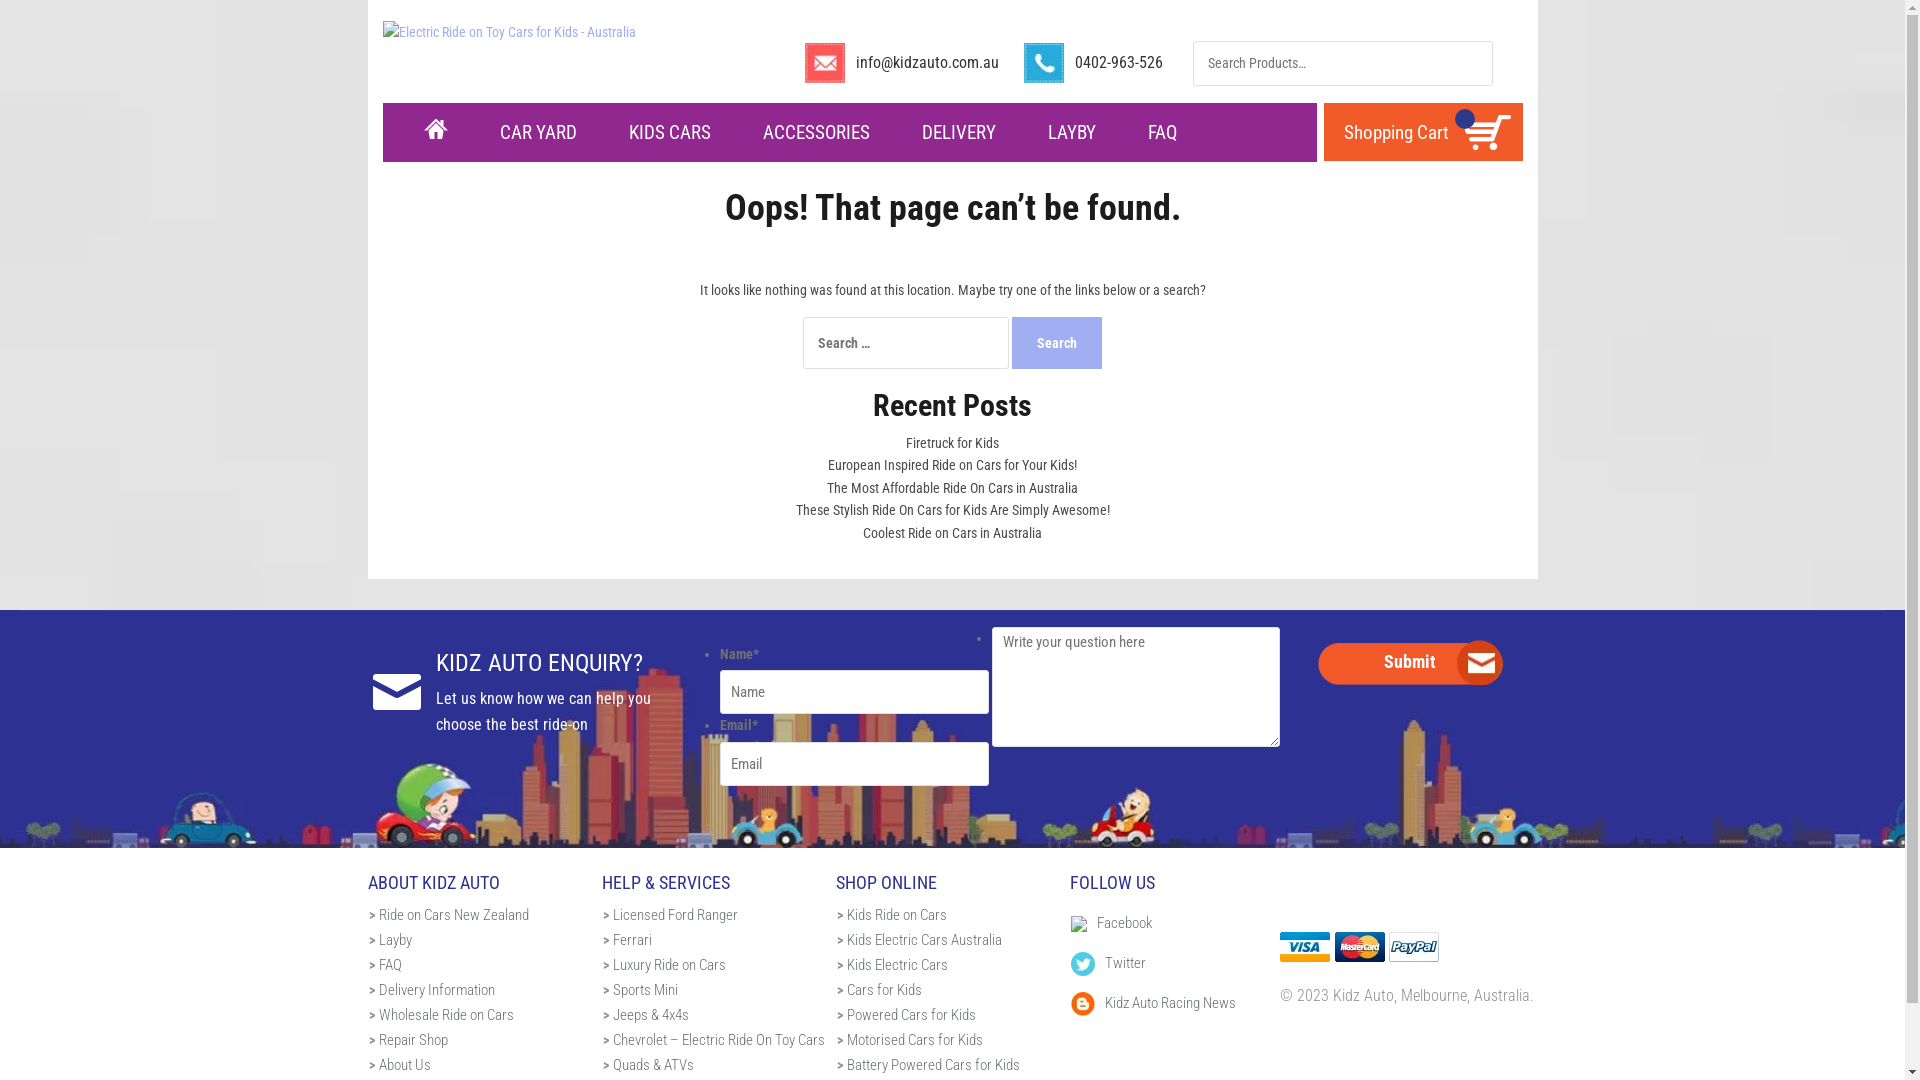 The image size is (1920, 1080). Describe the element at coordinates (610, 1014) in the screenshot. I see `'Jeeps & 4x4s'` at that location.